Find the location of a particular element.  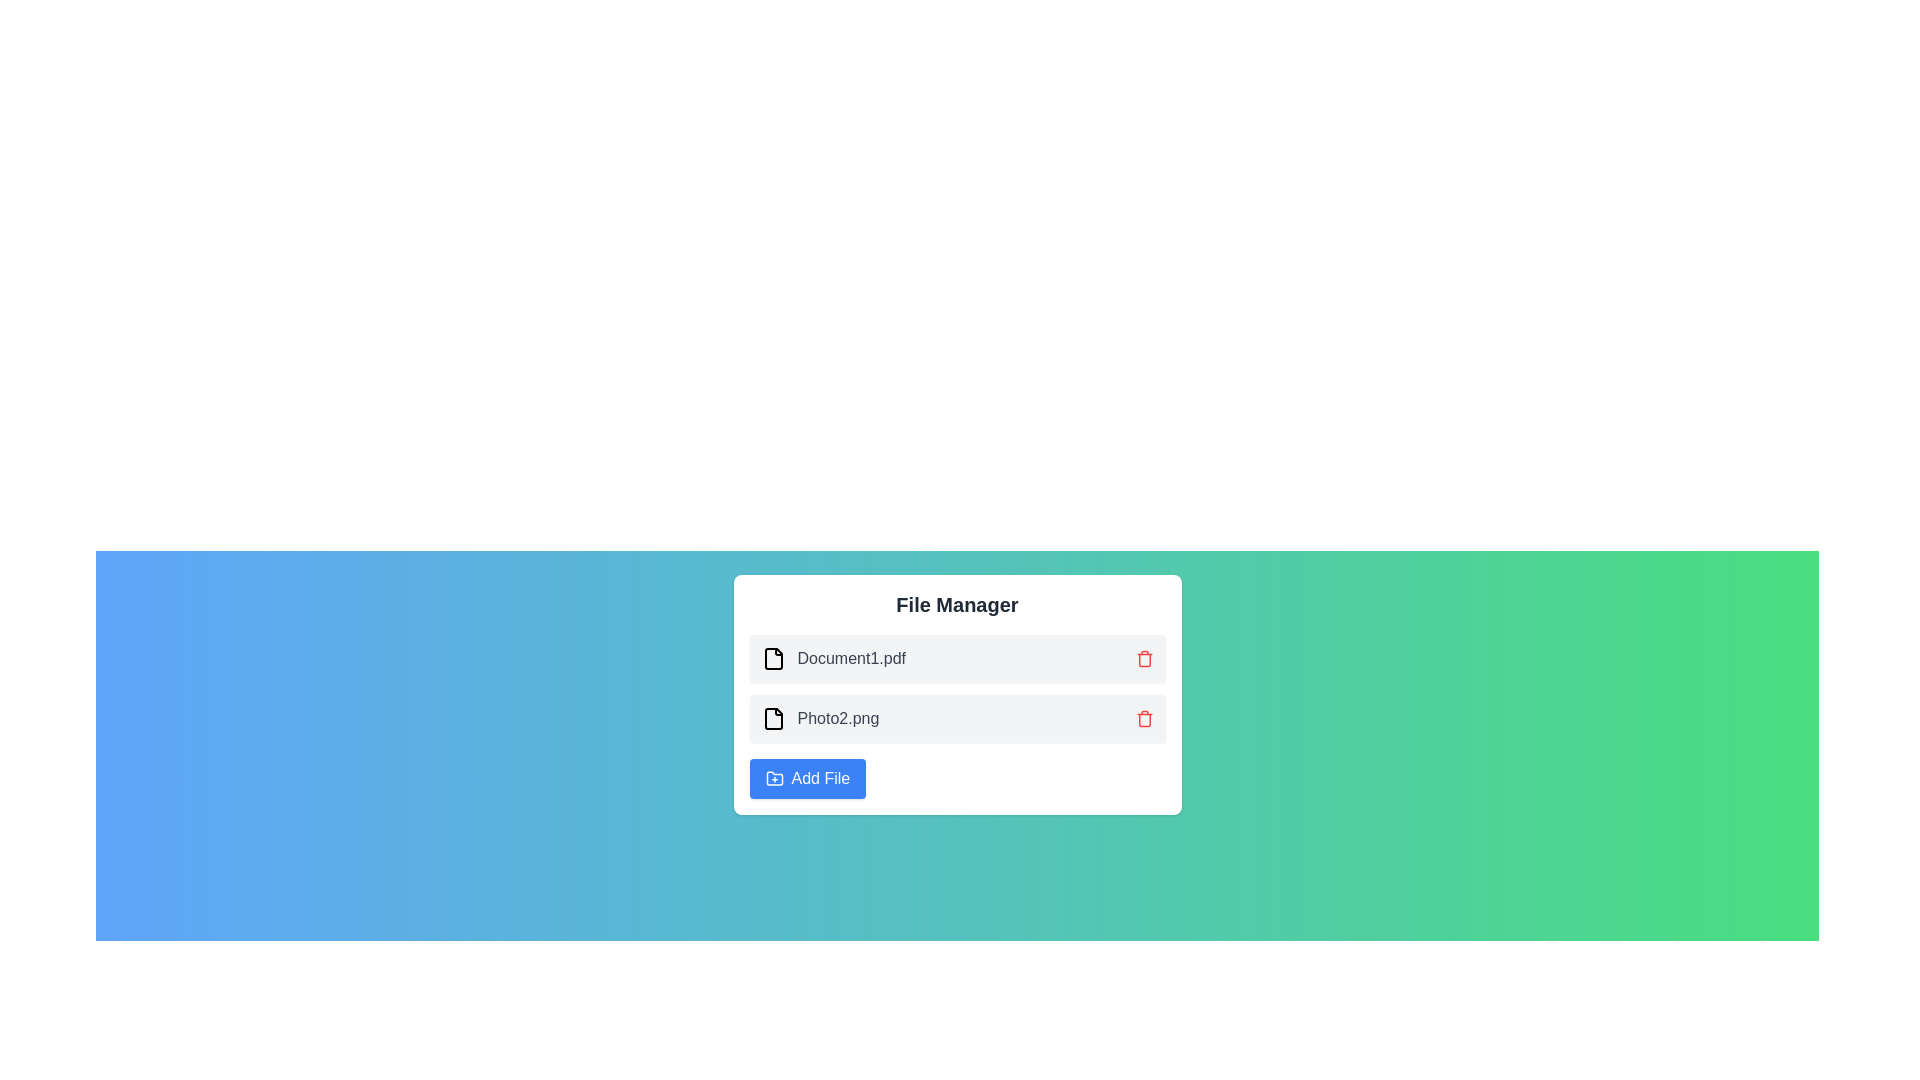

the first file entry in the file list under the 'File Manager' heading, which is identified by its position above 'Photo2.png' is located at coordinates (833, 659).